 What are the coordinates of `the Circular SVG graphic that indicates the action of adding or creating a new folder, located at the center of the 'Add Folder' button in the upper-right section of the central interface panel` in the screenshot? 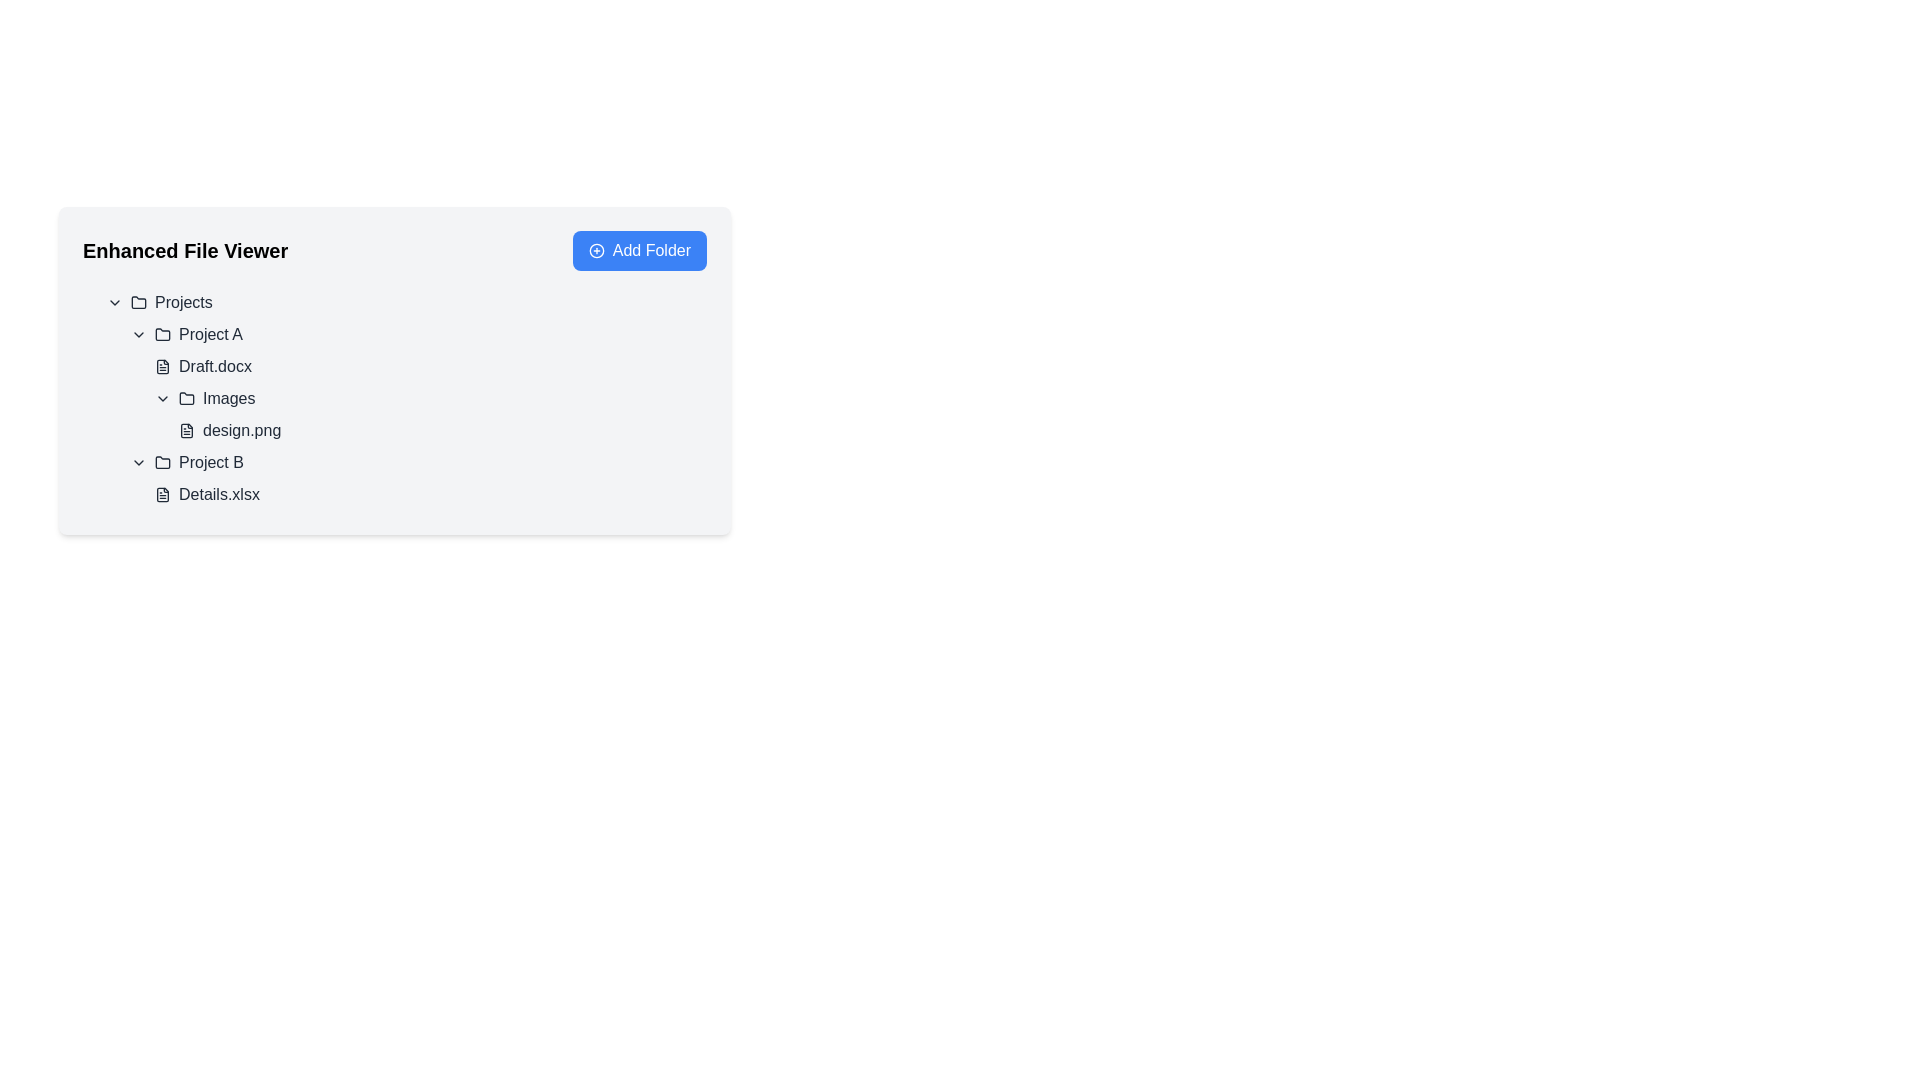 It's located at (595, 249).